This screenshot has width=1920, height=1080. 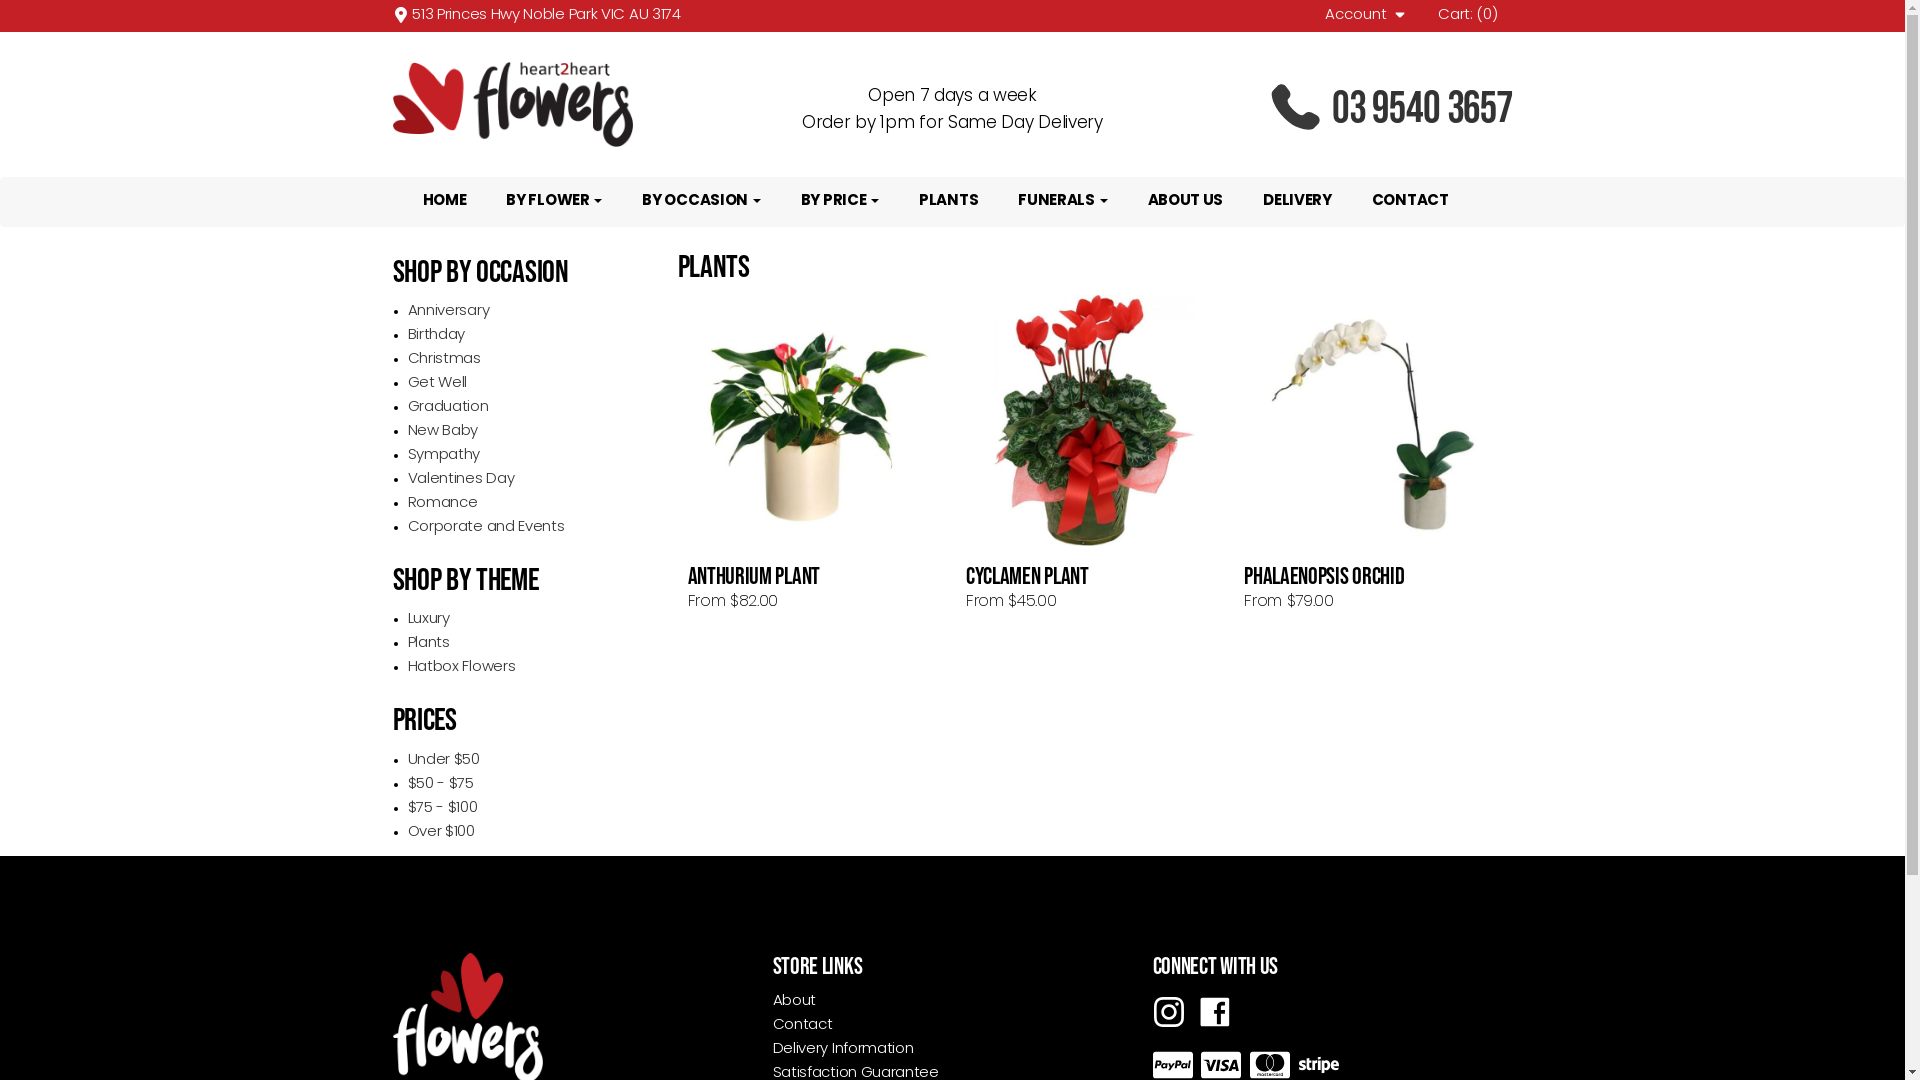 I want to click on '03 9540 3657', so click(x=1331, y=107).